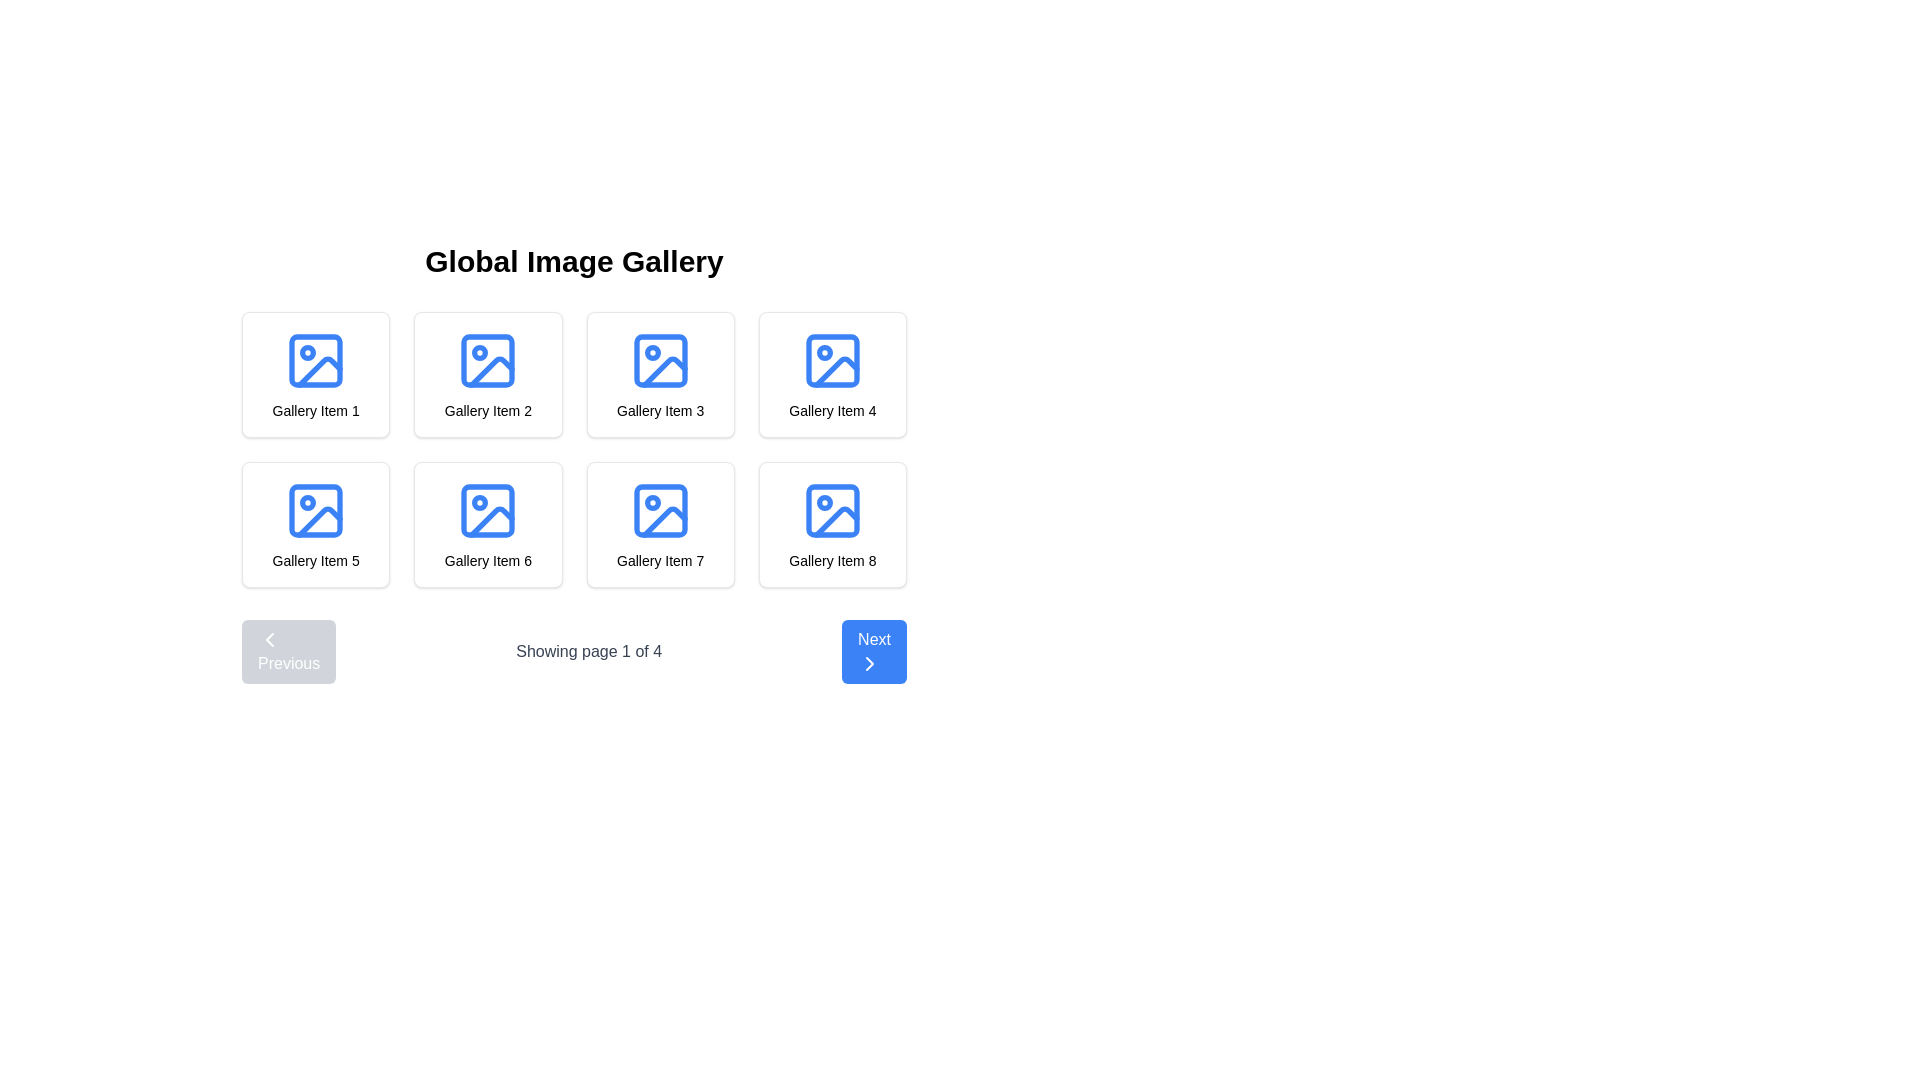 The height and width of the screenshot is (1080, 1920). I want to click on the graphical icon representing the second image placeholder in the gallery interface, labeled 'Gallery Item 2', so click(492, 372).